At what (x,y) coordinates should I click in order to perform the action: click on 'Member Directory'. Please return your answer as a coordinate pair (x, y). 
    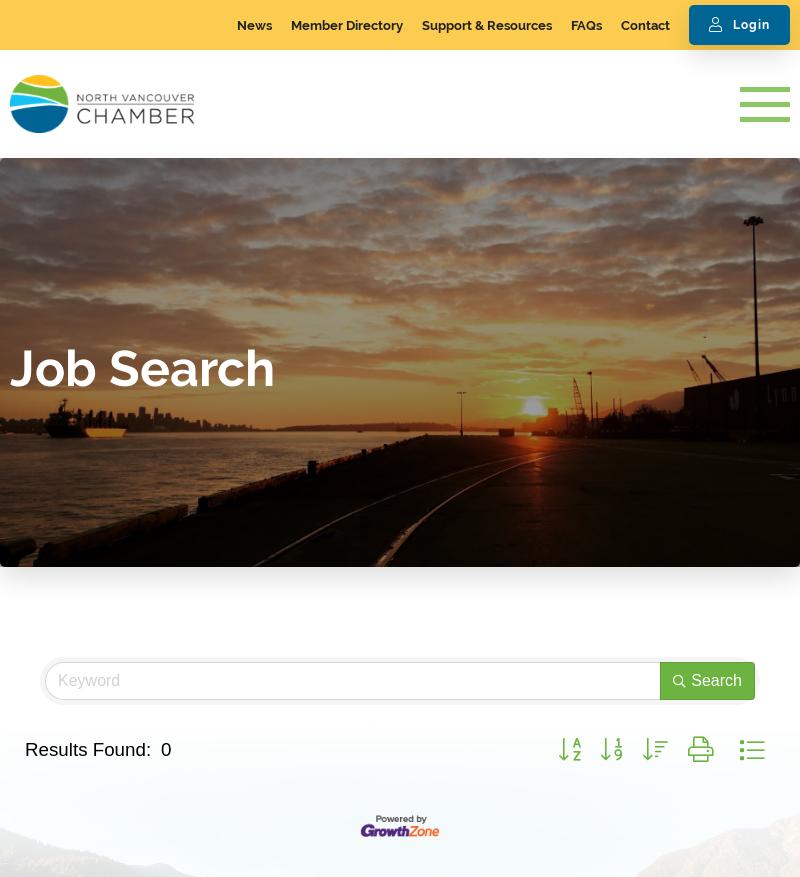
    Looking at the image, I should click on (290, 24).